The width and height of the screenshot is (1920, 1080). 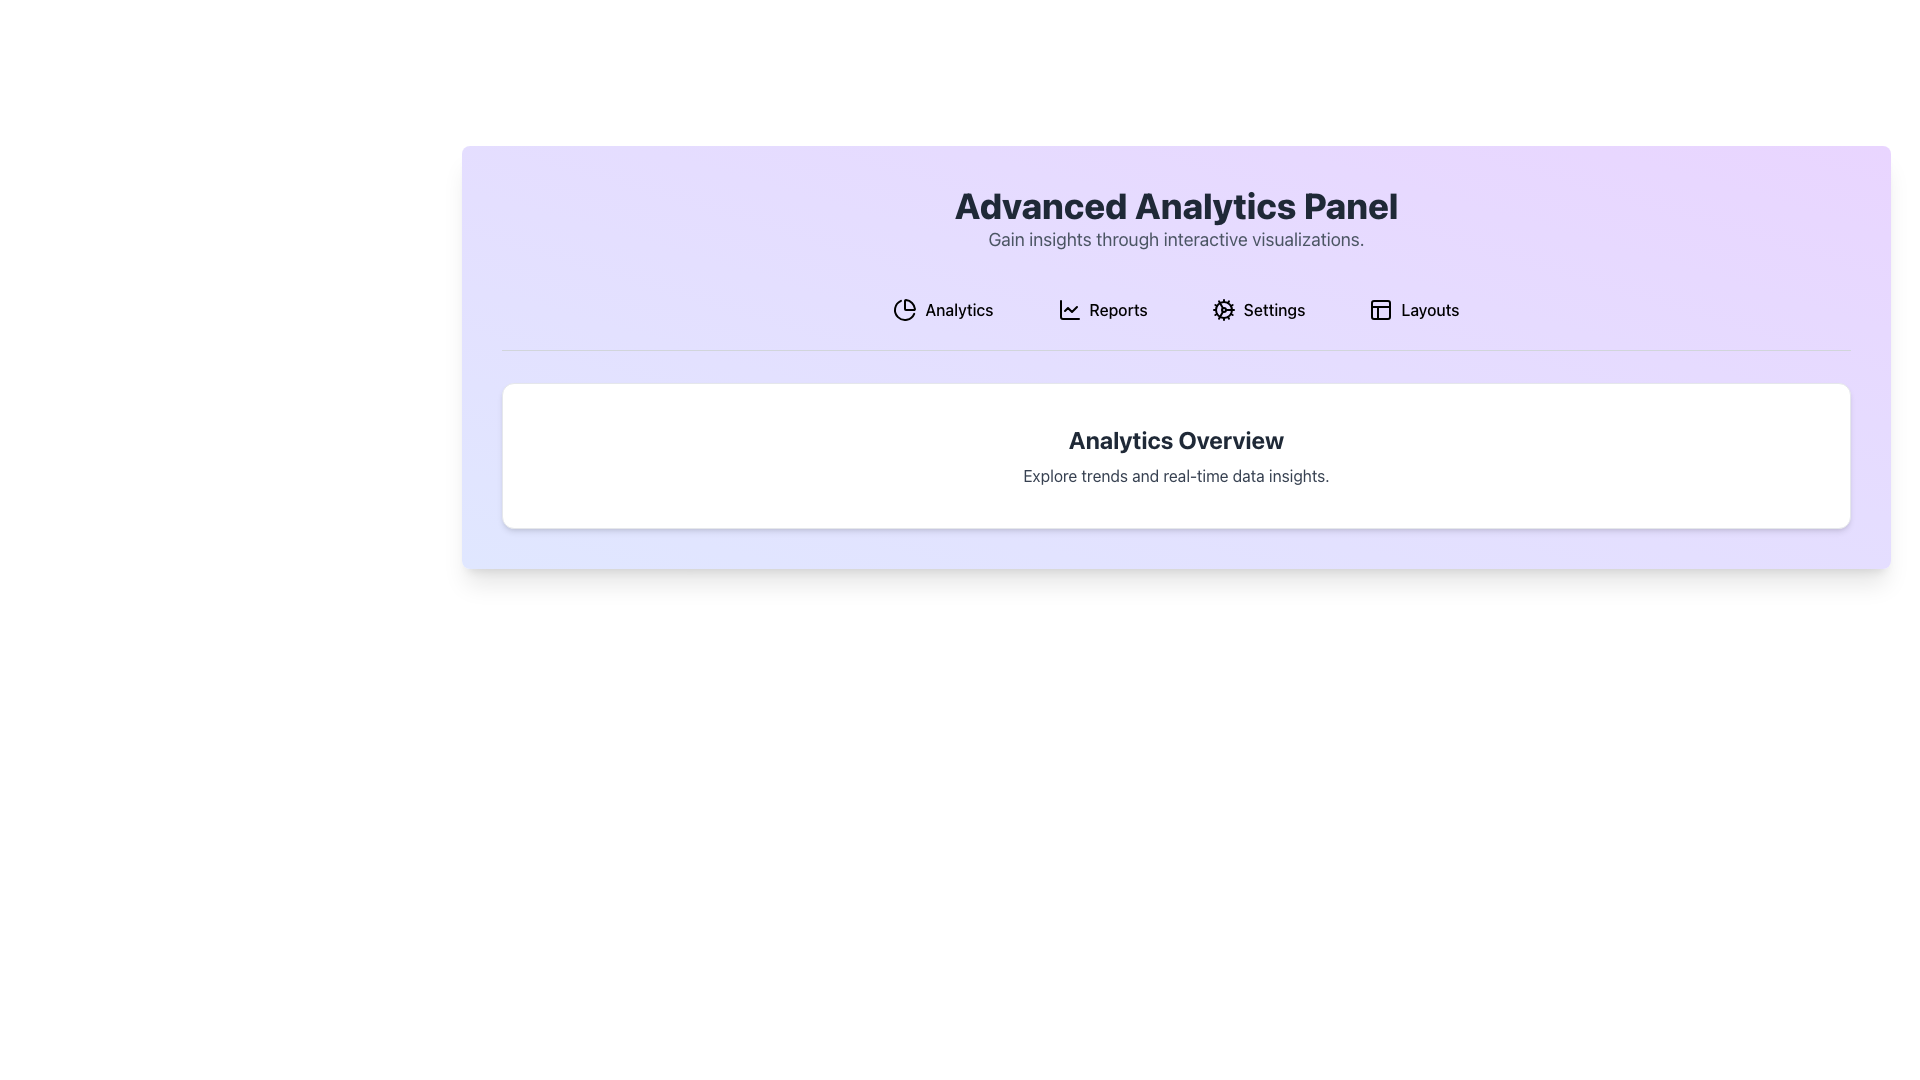 I want to click on the 'Analytics' label in the upper center of the interface, so click(x=958, y=309).